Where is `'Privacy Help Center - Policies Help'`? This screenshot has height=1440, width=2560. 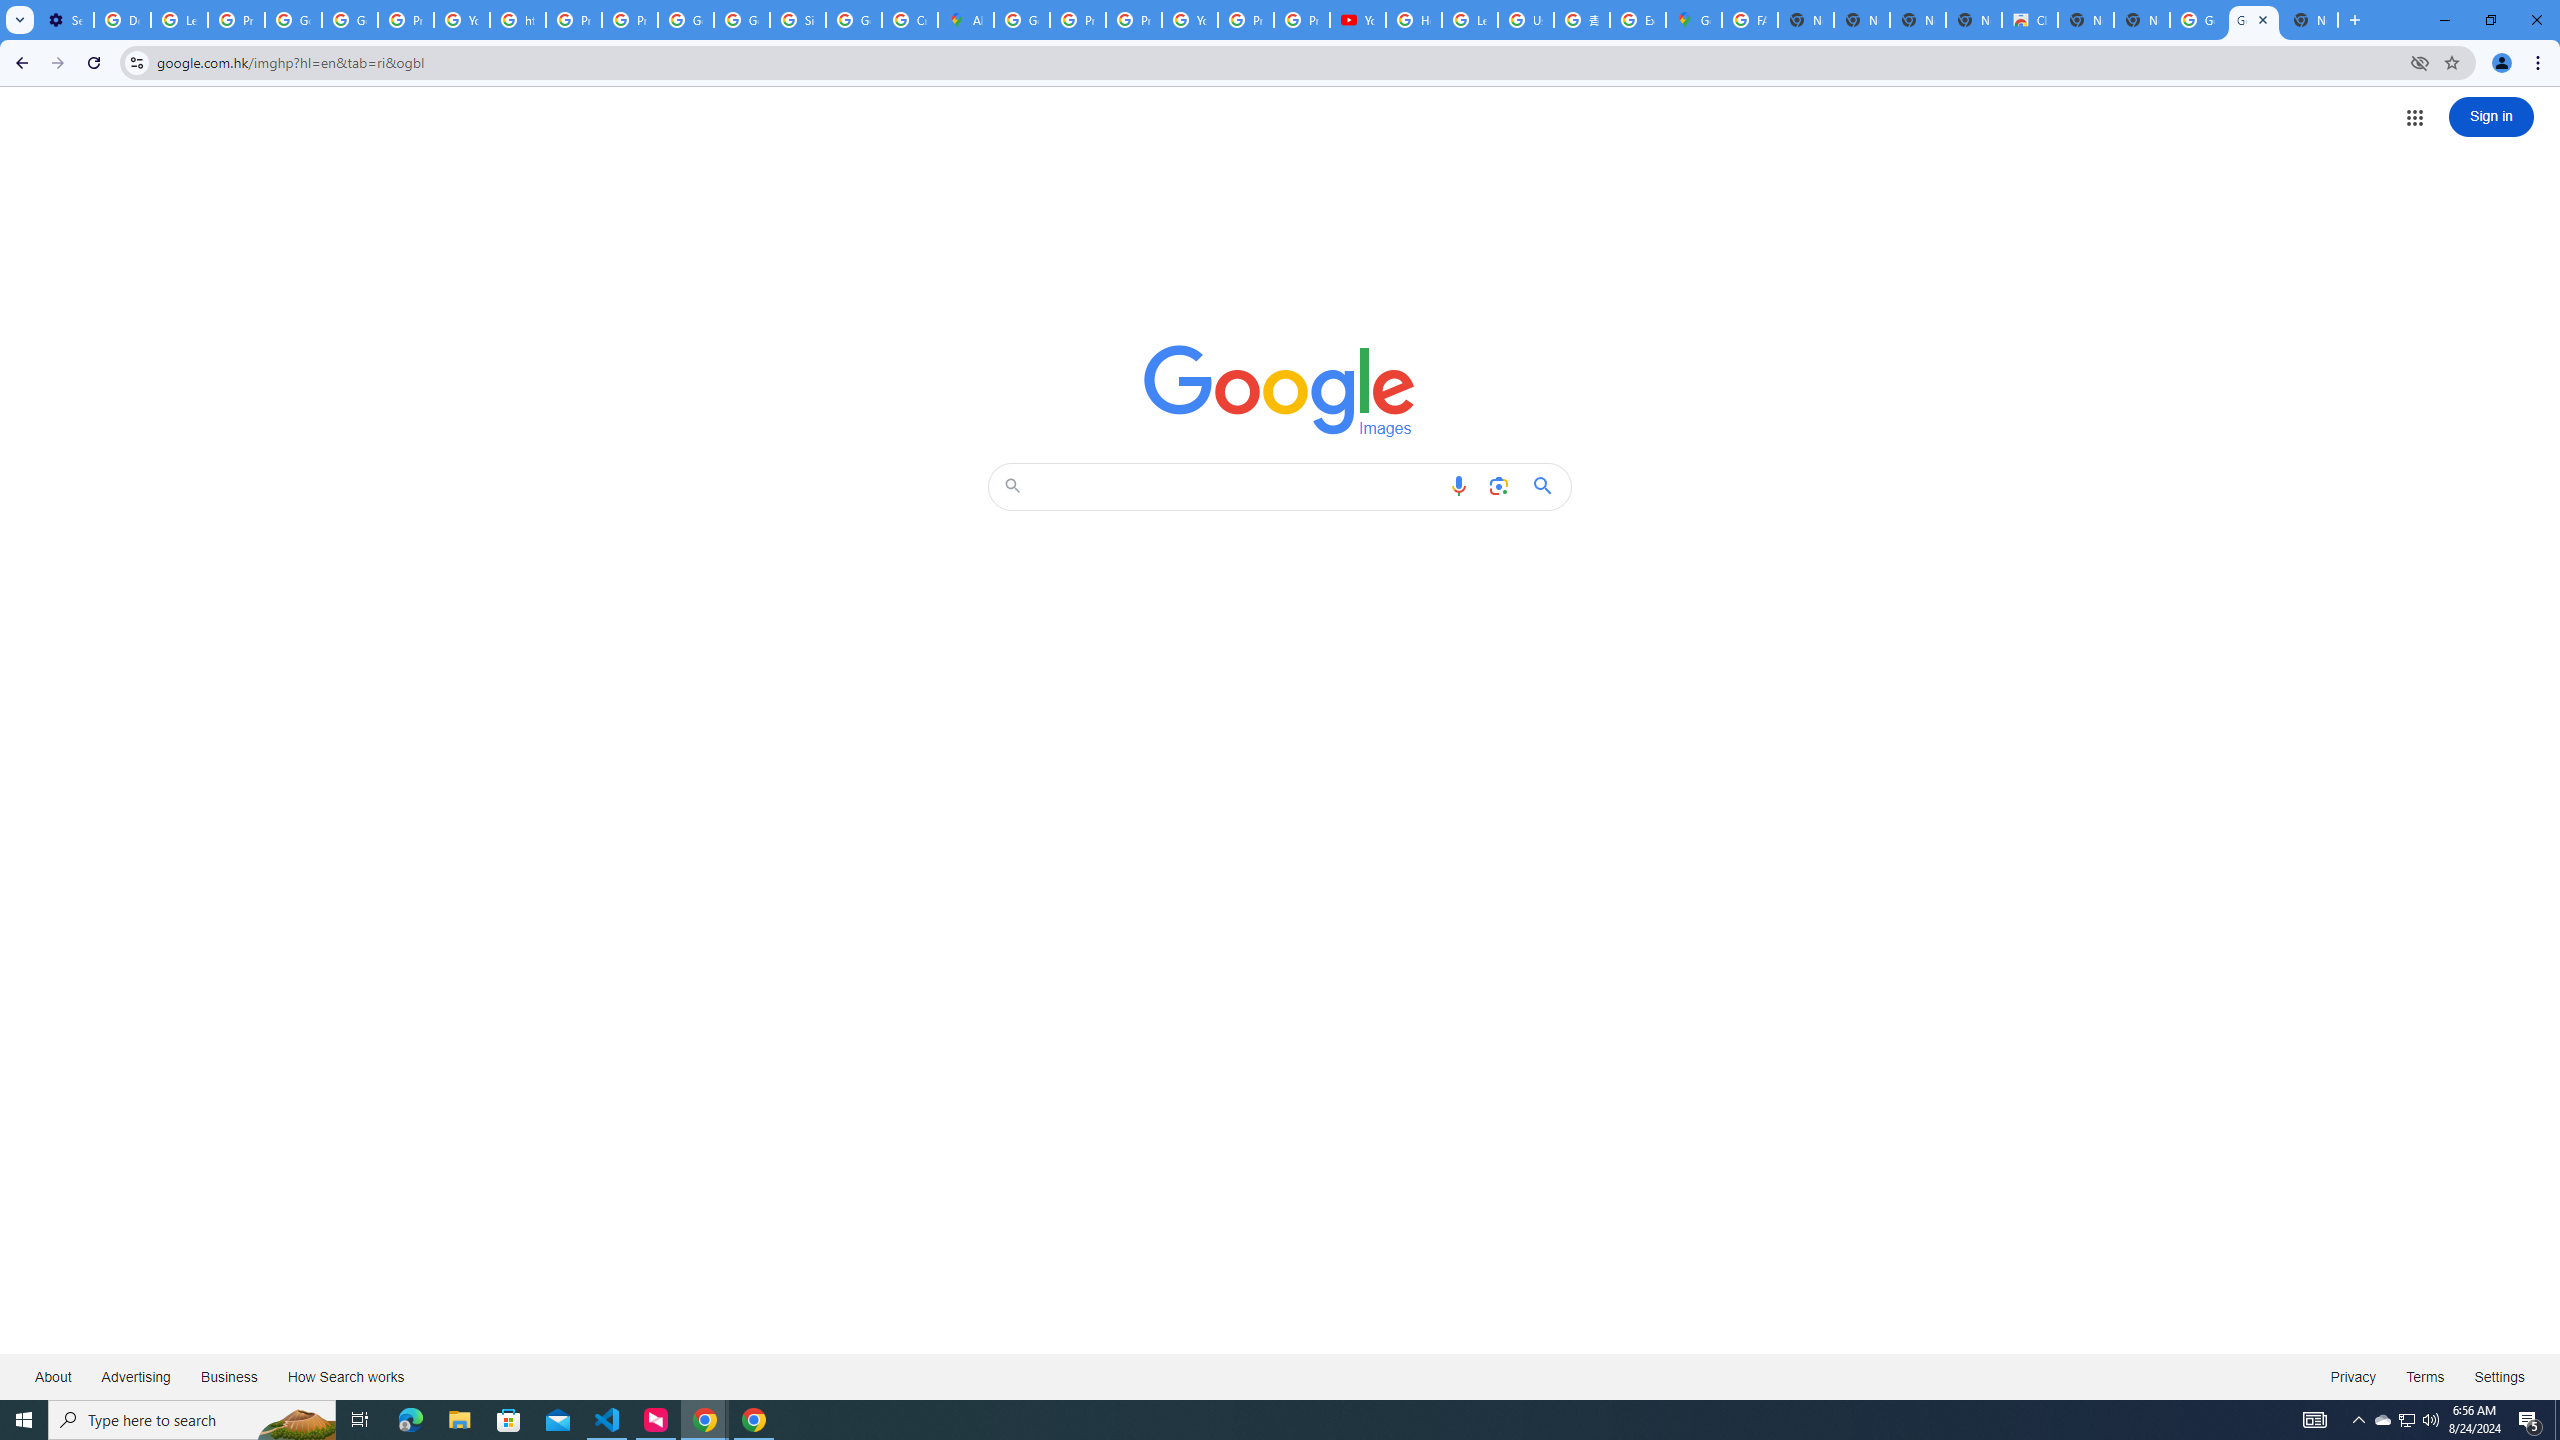
'Privacy Help Center - Policies Help' is located at coordinates (1079, 19).